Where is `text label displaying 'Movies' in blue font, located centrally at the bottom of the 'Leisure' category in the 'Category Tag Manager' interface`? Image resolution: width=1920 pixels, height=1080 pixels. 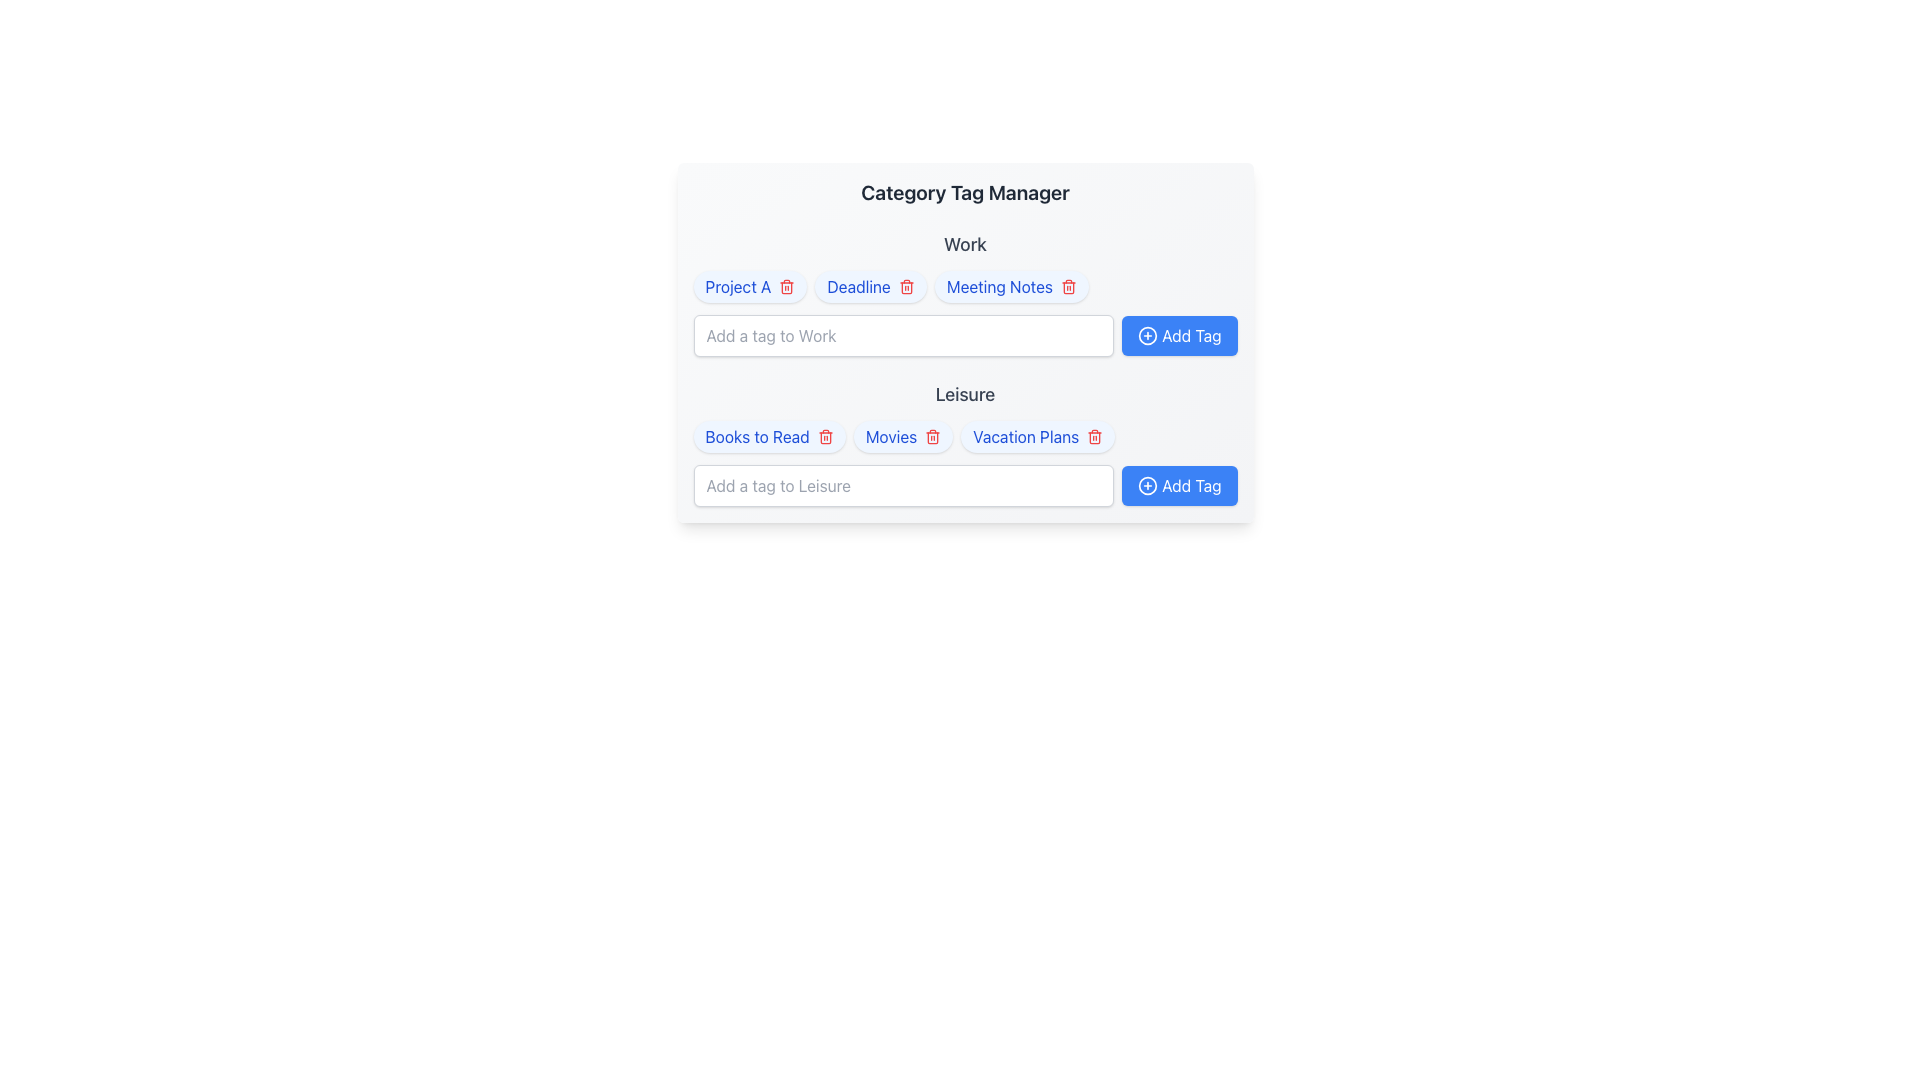 text label displaying 'Movies' in blue font, located centrally at the bottom of the 'Leisure' category in the 'Category Tag Manager' interface is located at coordinates (890, 435).